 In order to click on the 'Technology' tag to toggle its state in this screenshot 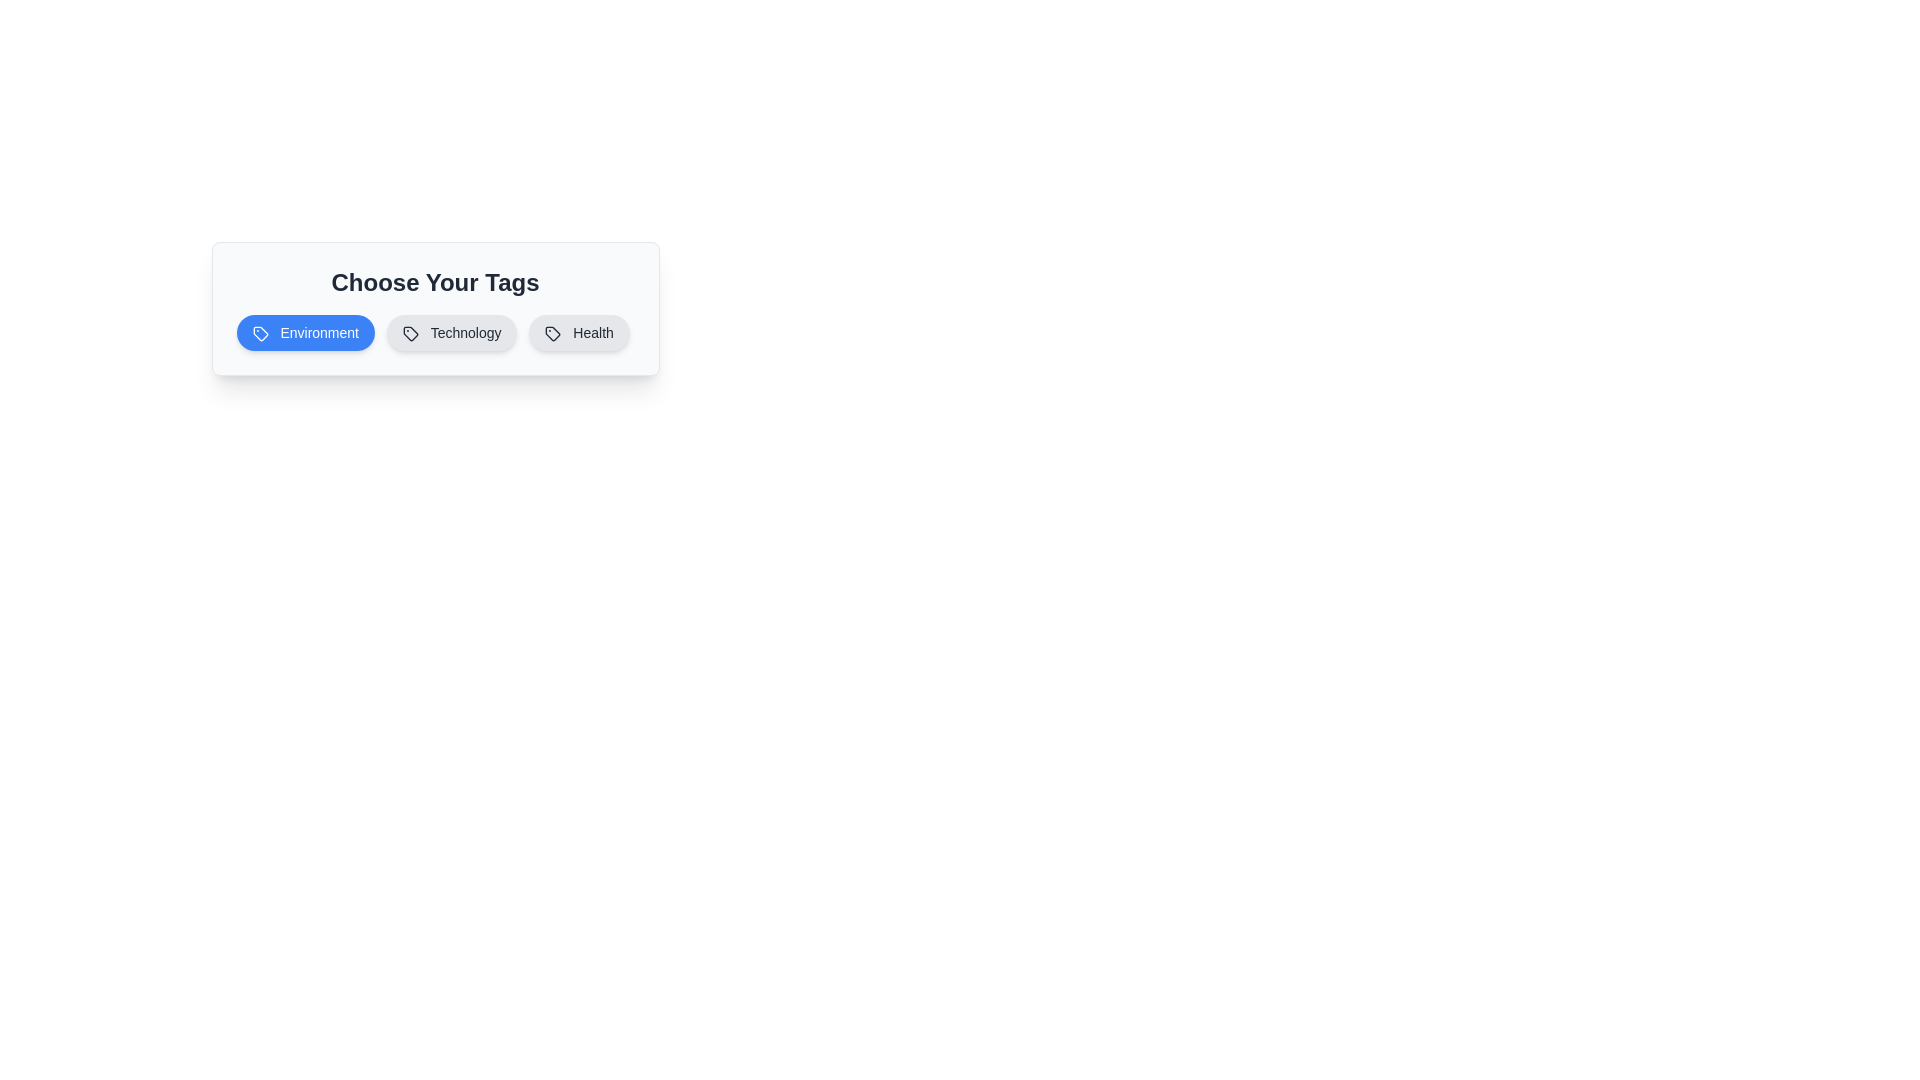, I will do `click(450, 331)`.